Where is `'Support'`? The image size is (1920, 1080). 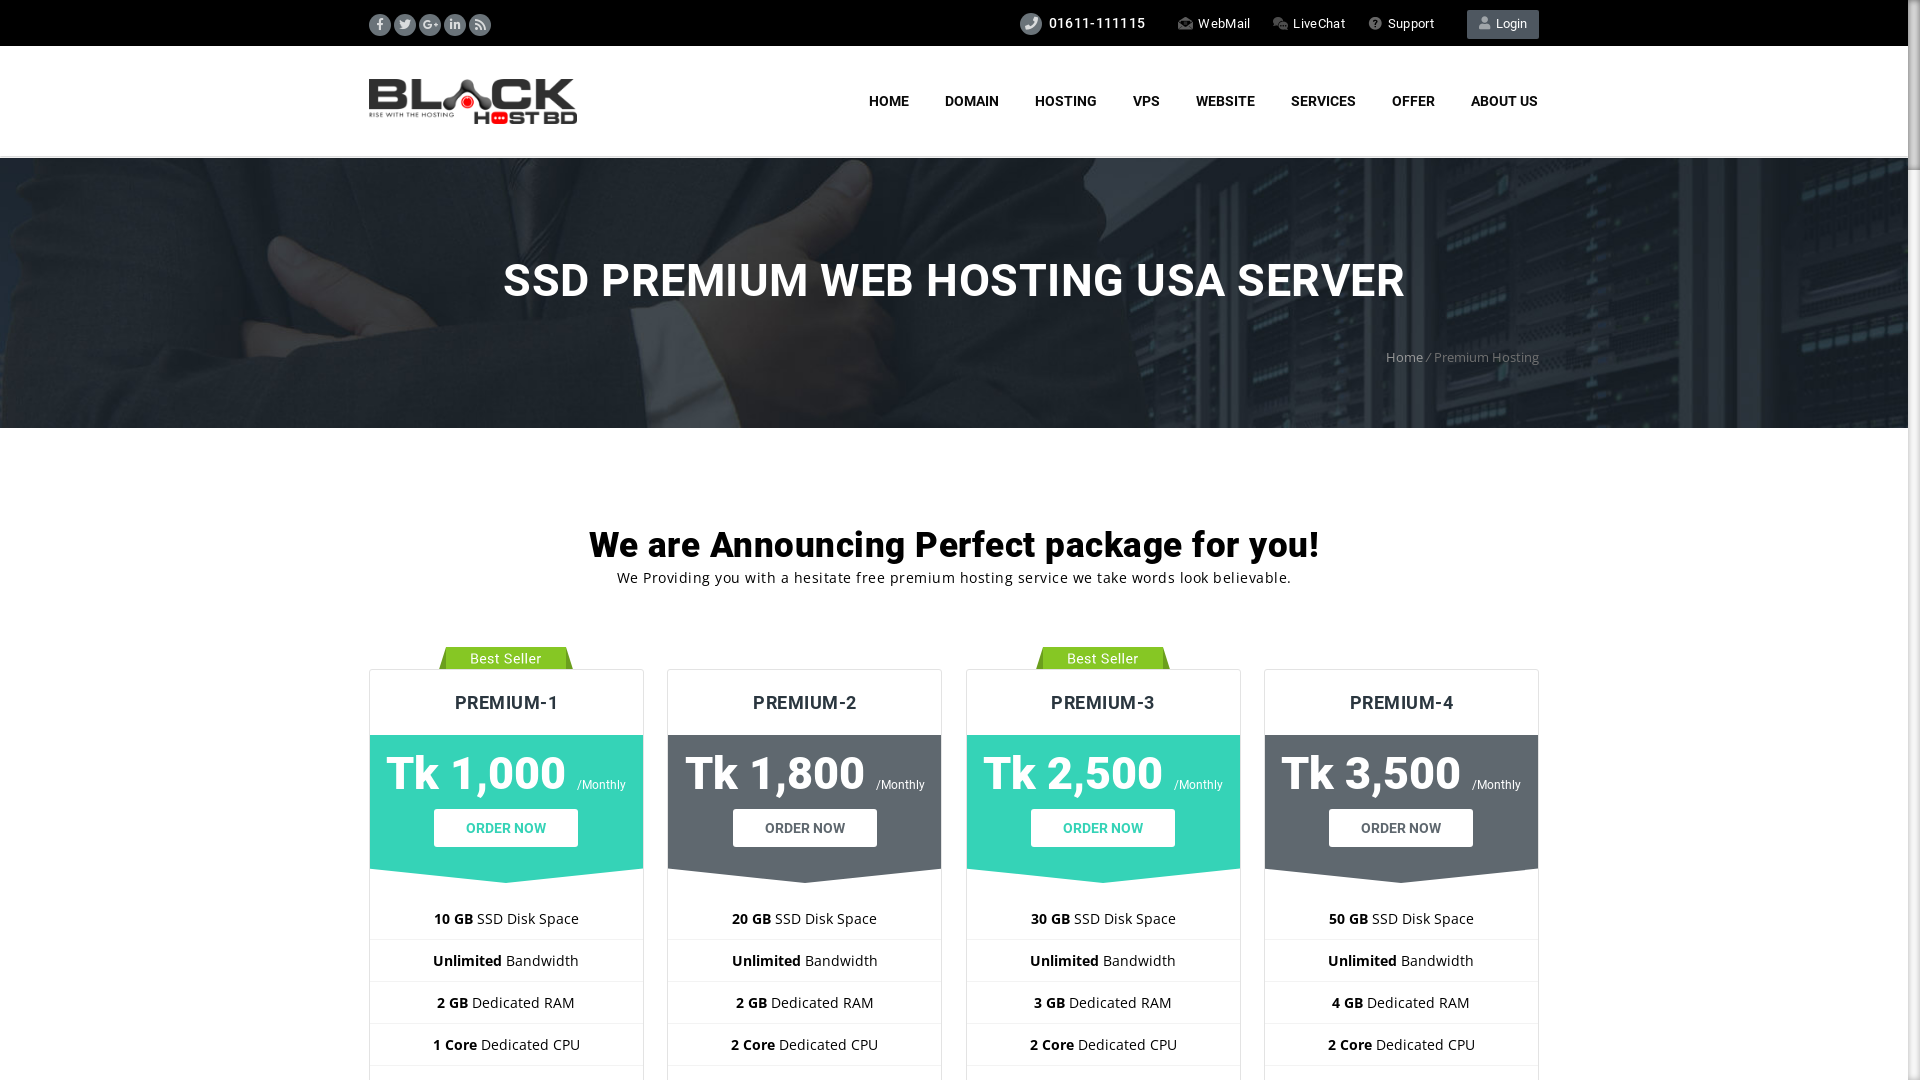 'Support' is located at coordinates (1400, 23).